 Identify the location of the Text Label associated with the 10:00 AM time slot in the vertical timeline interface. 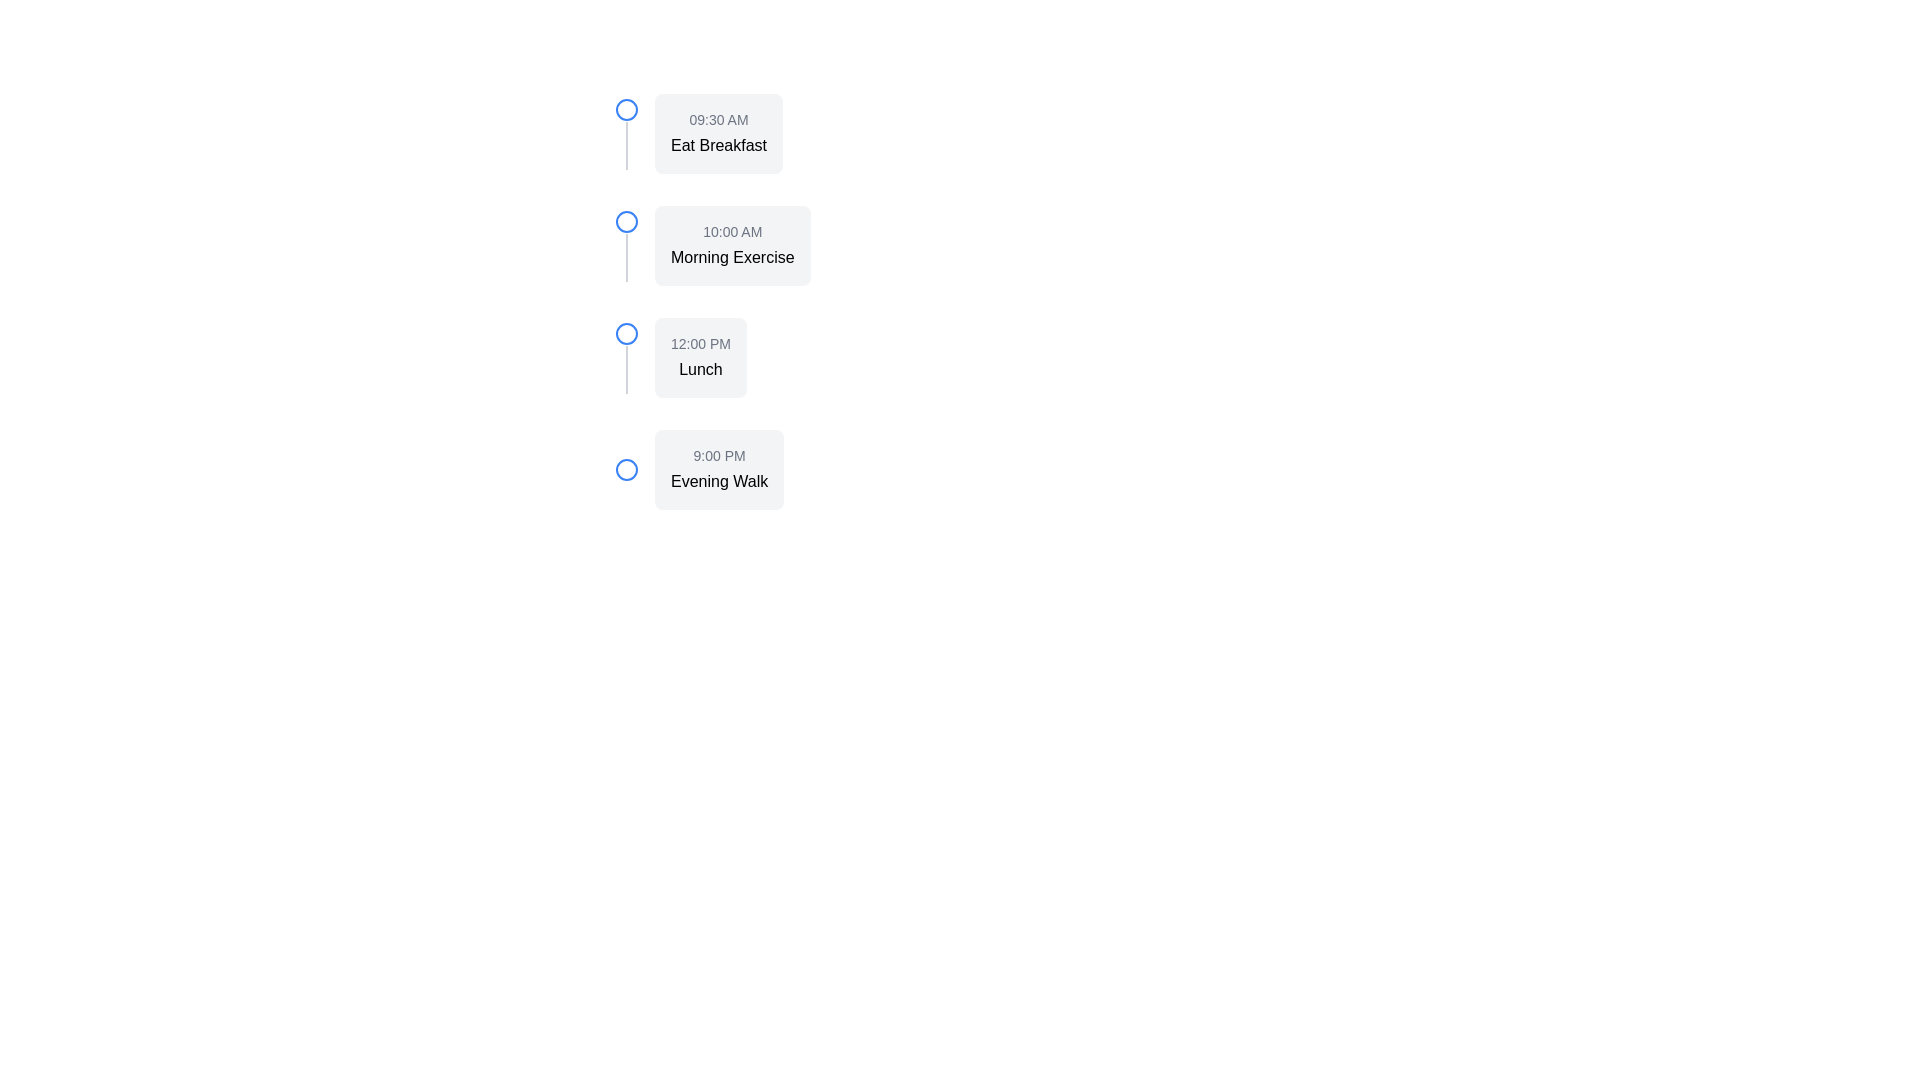
(731, 257).